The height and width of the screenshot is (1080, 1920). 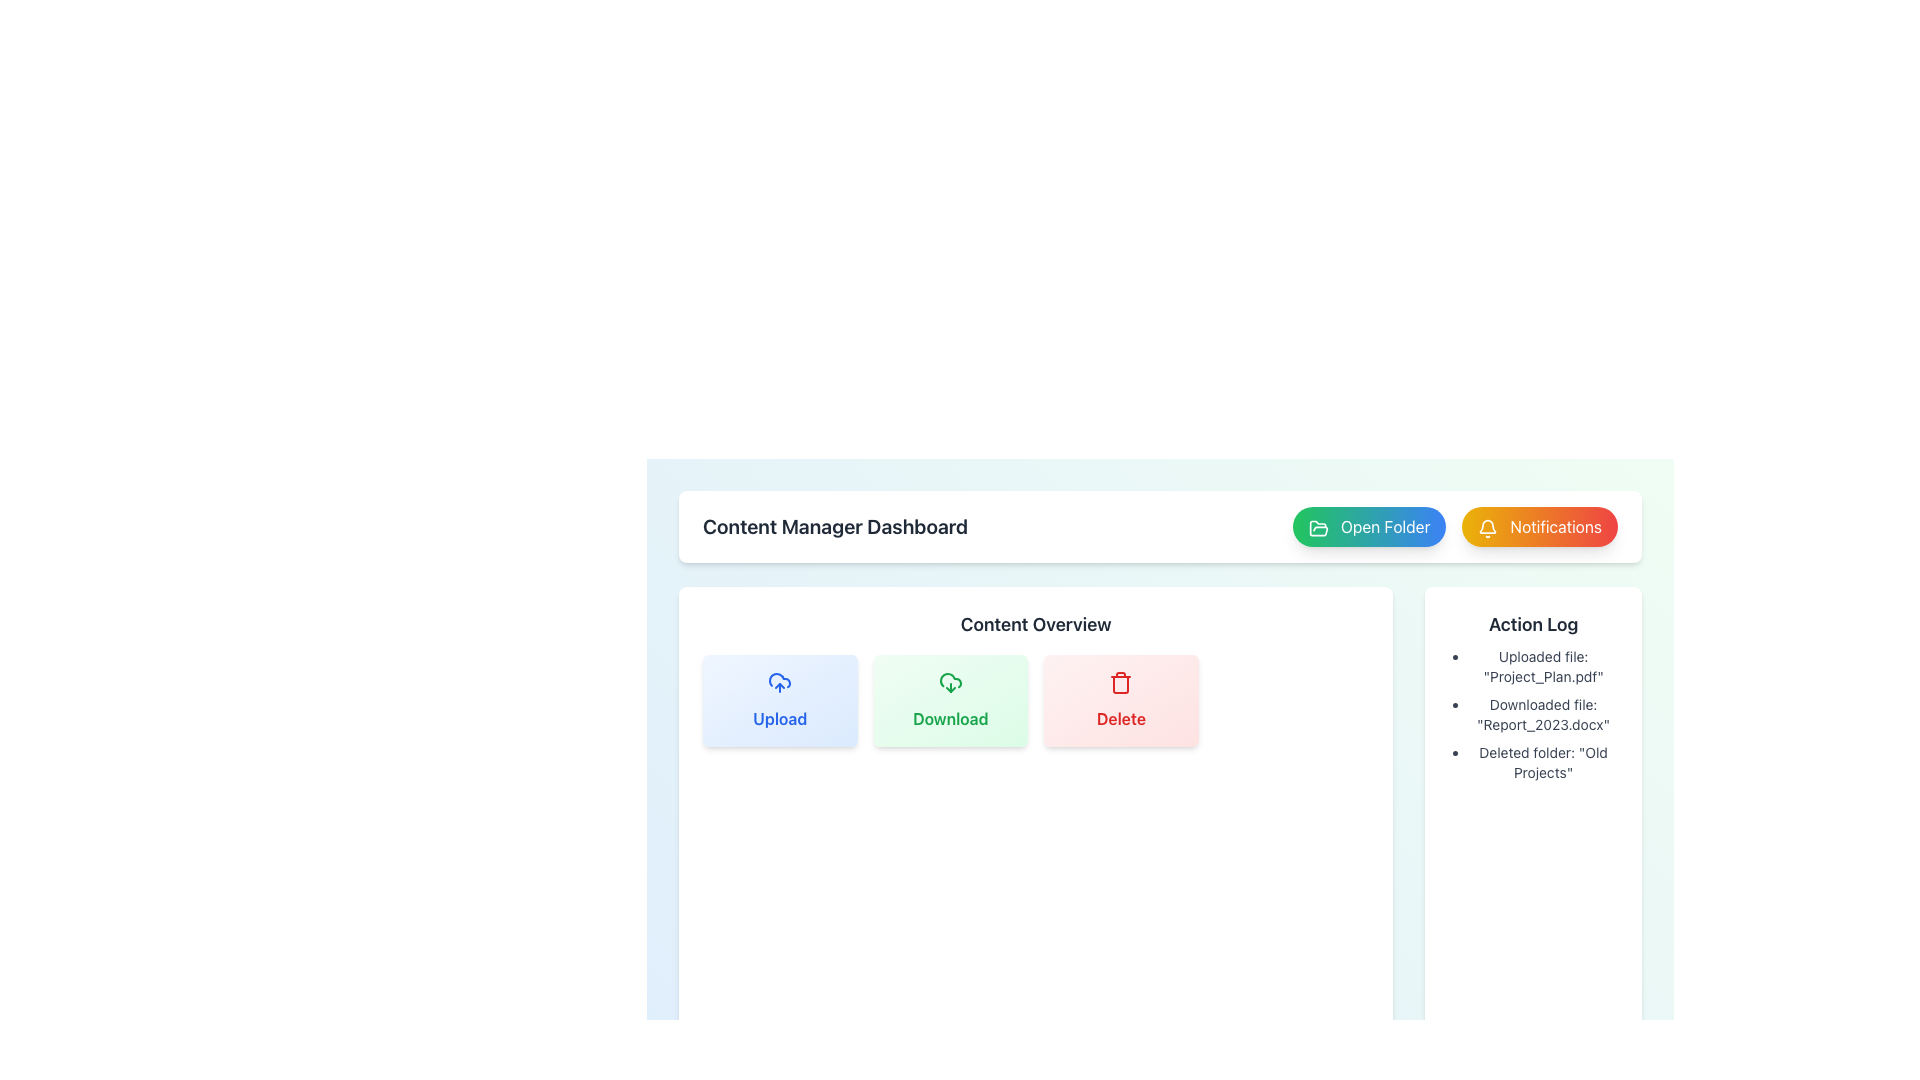 I want to click on the 'Upload' button, which is a rectangular button with rounded edges and a gradient background, located in the 'Content Overview' section, so click(x=779, y=700).